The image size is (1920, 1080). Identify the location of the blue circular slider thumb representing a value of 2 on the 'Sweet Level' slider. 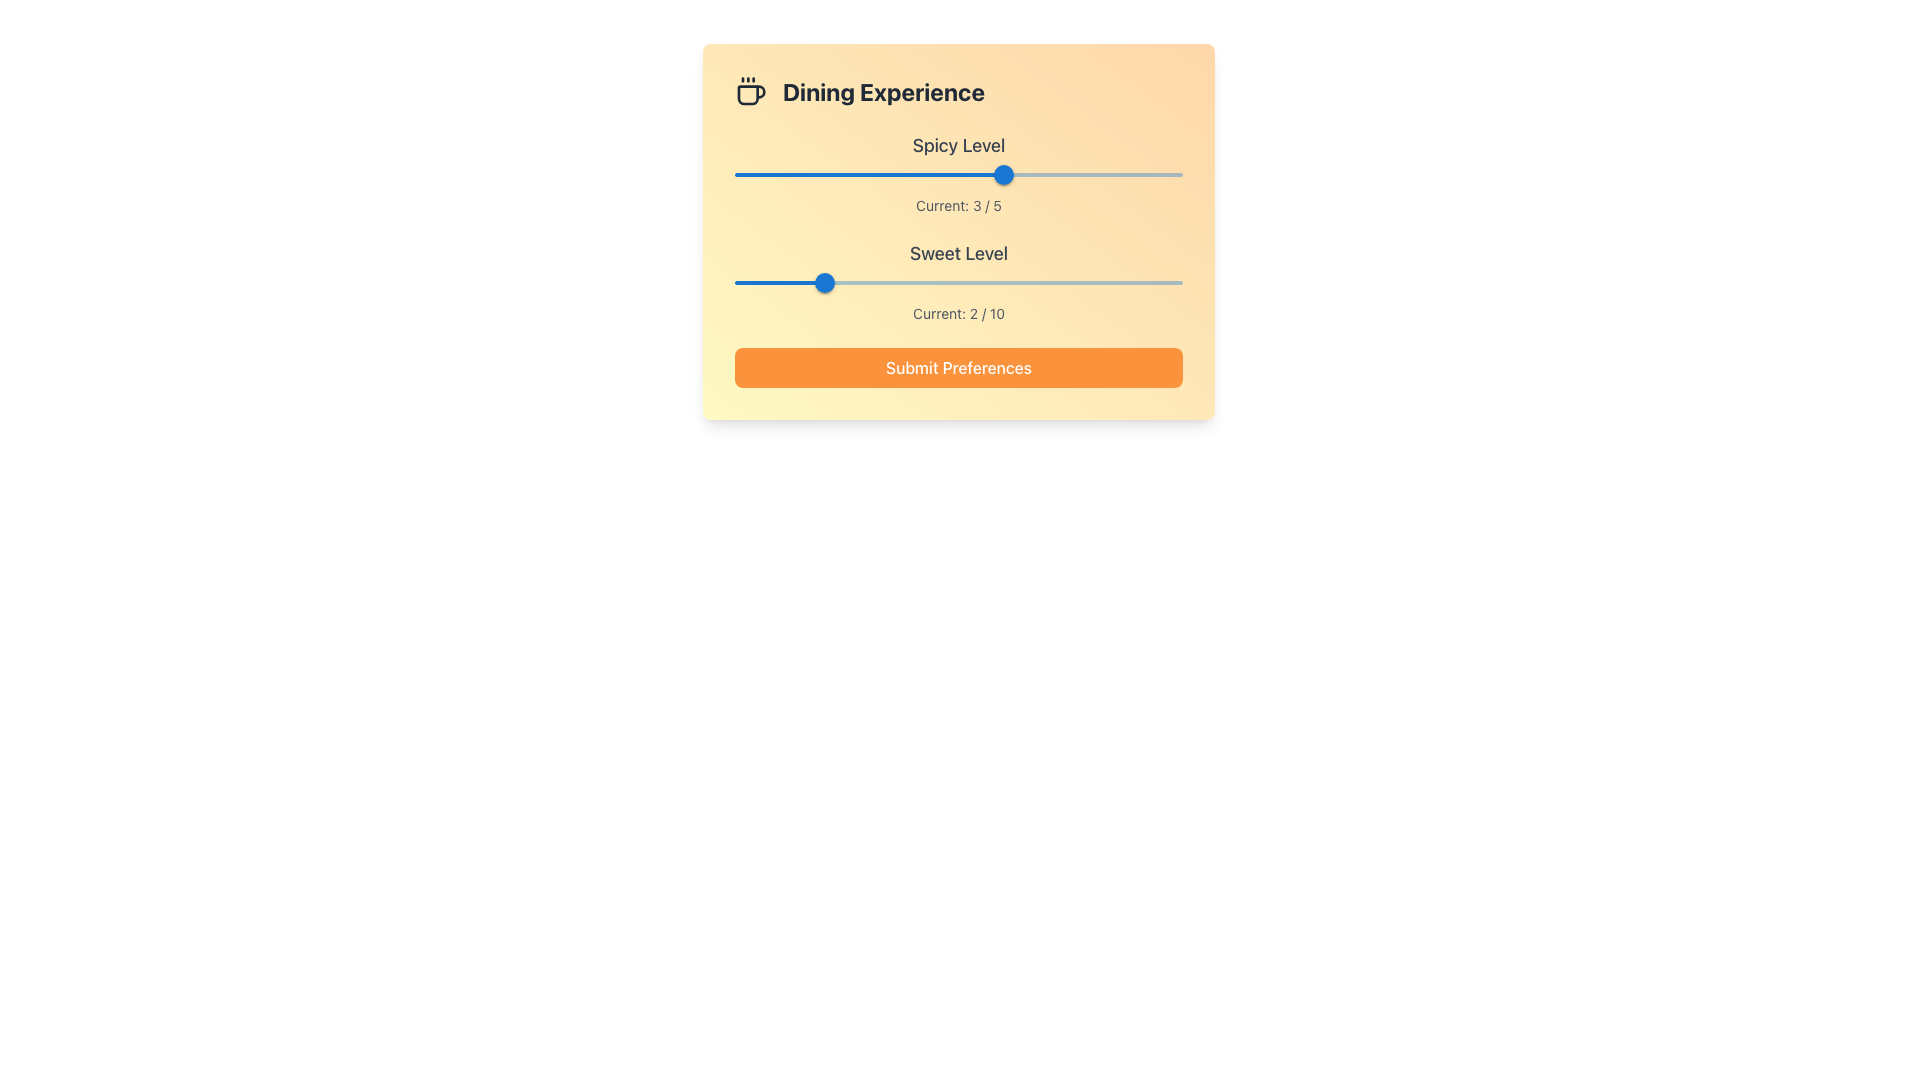
(824, 282).